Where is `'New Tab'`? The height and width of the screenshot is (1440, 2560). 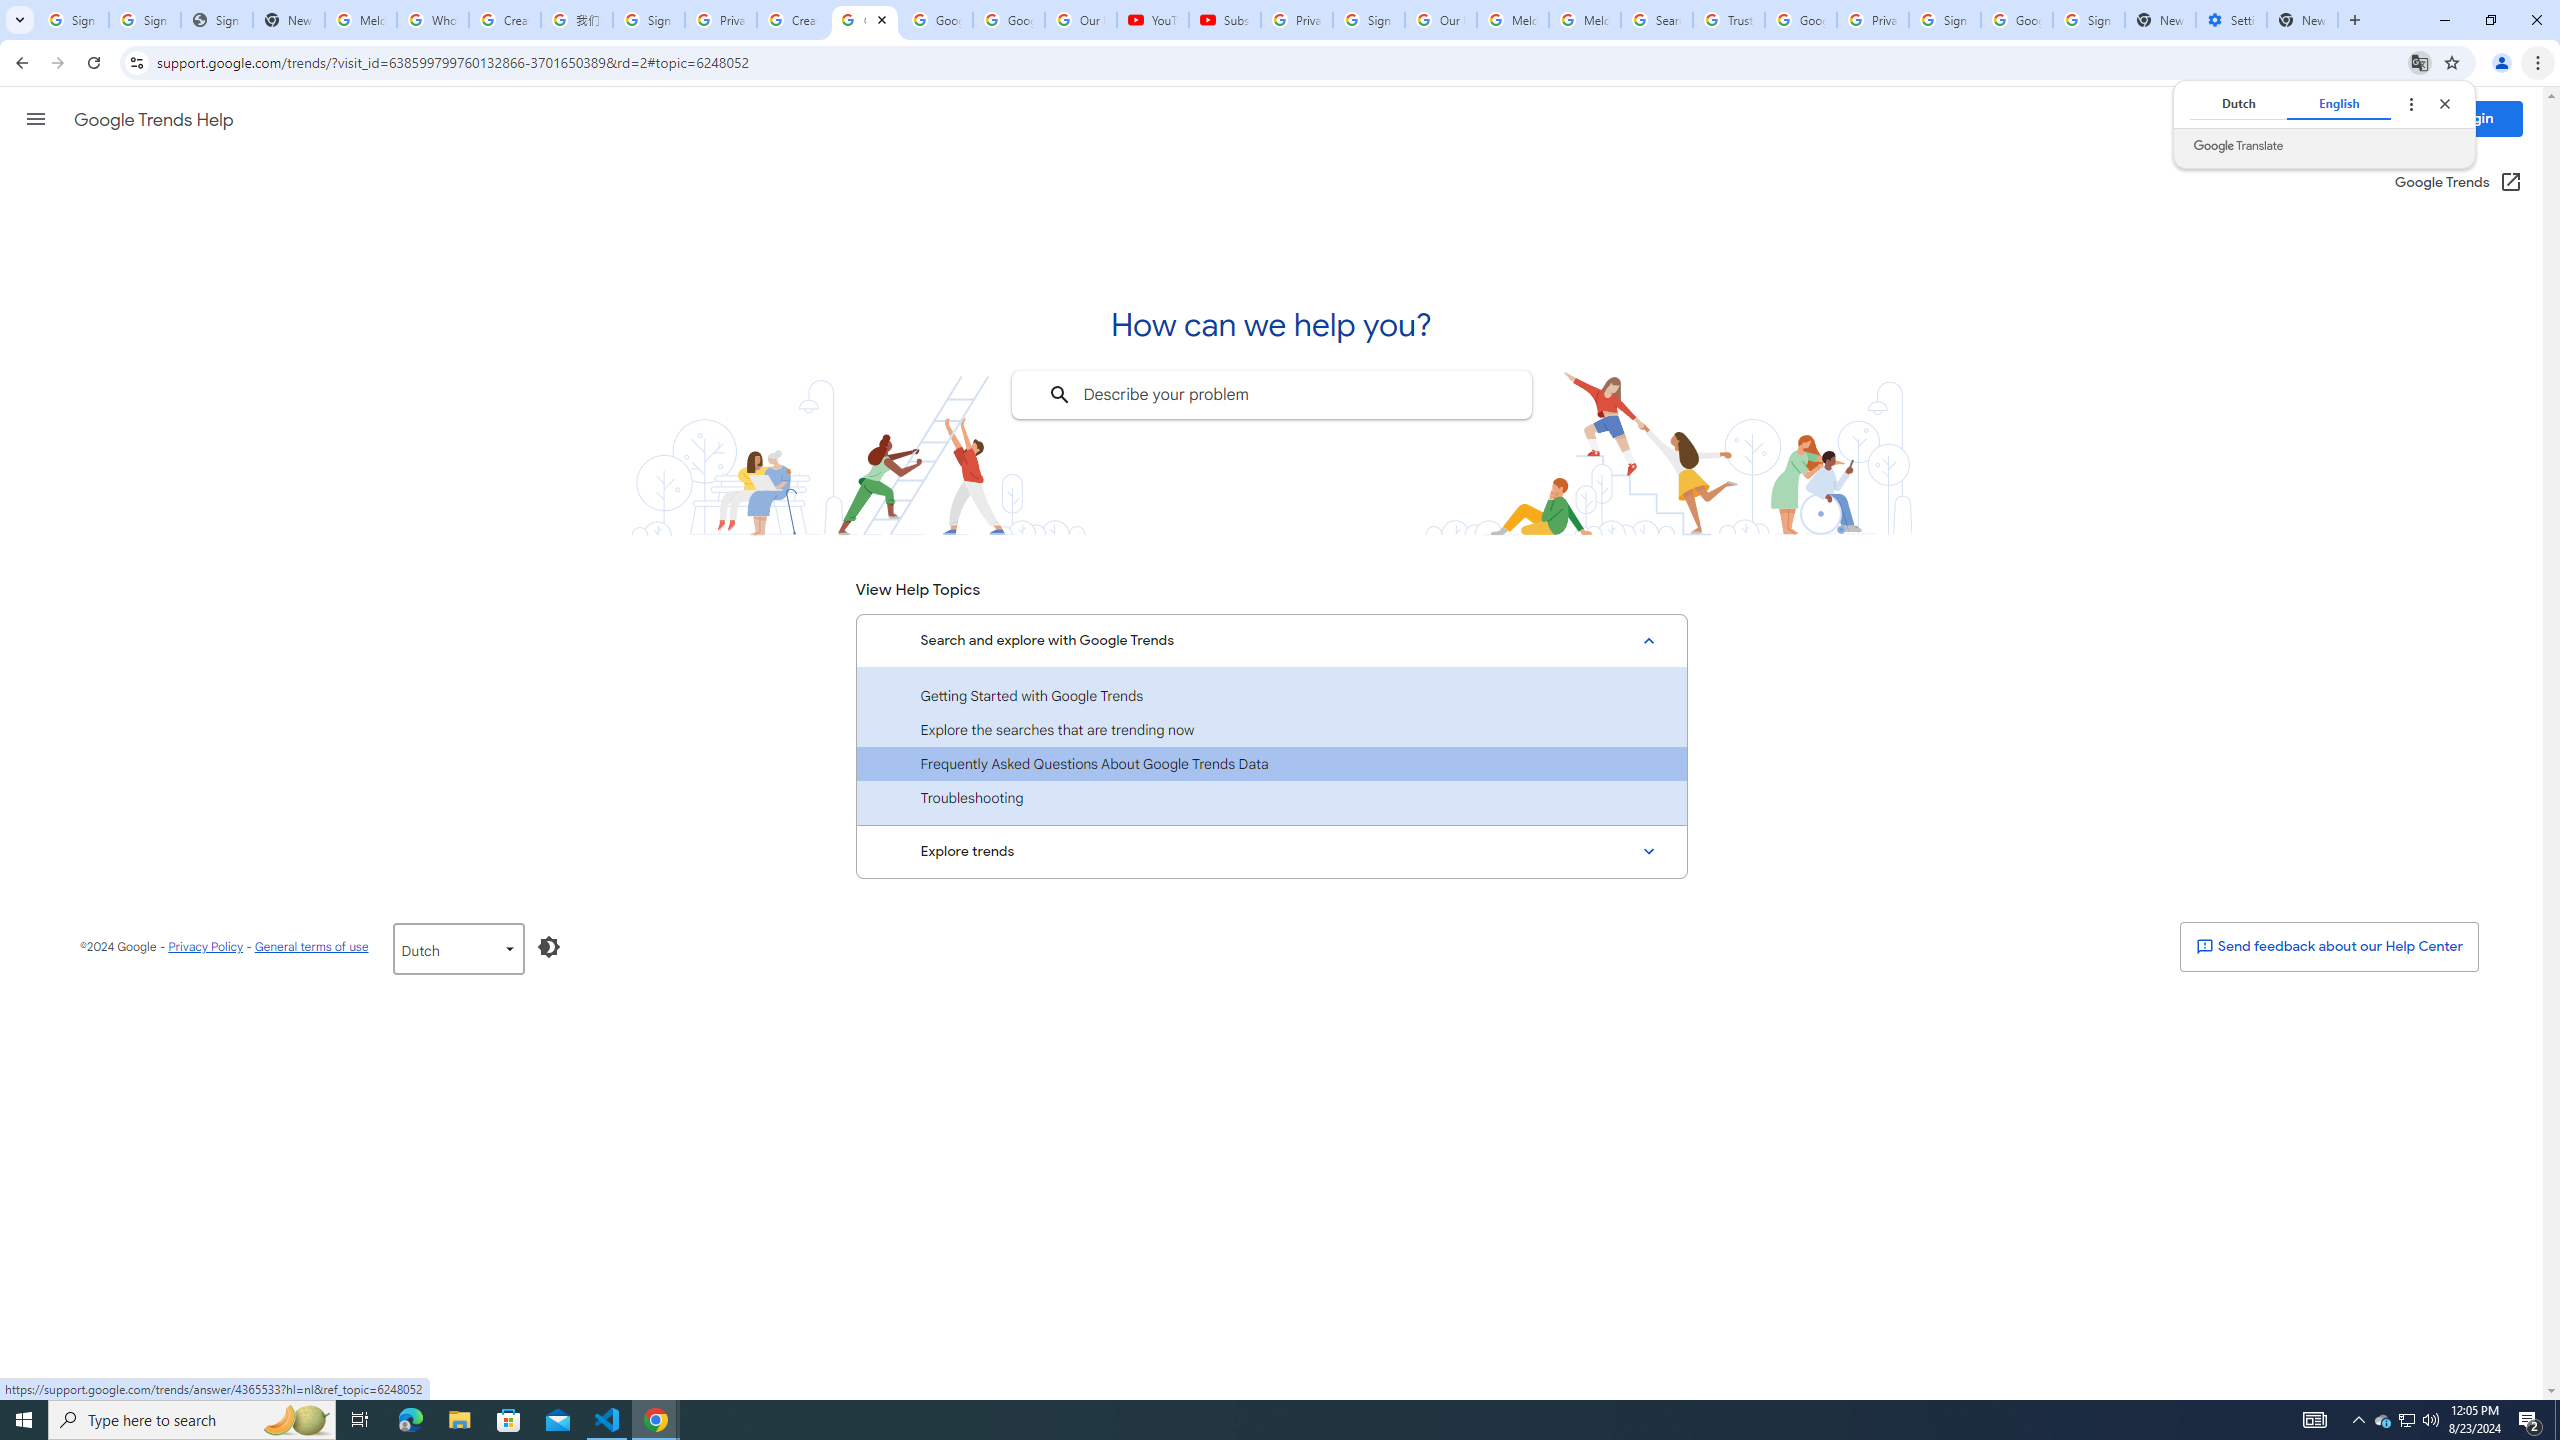 'New Tab' is located at coordinates (2302, 19).